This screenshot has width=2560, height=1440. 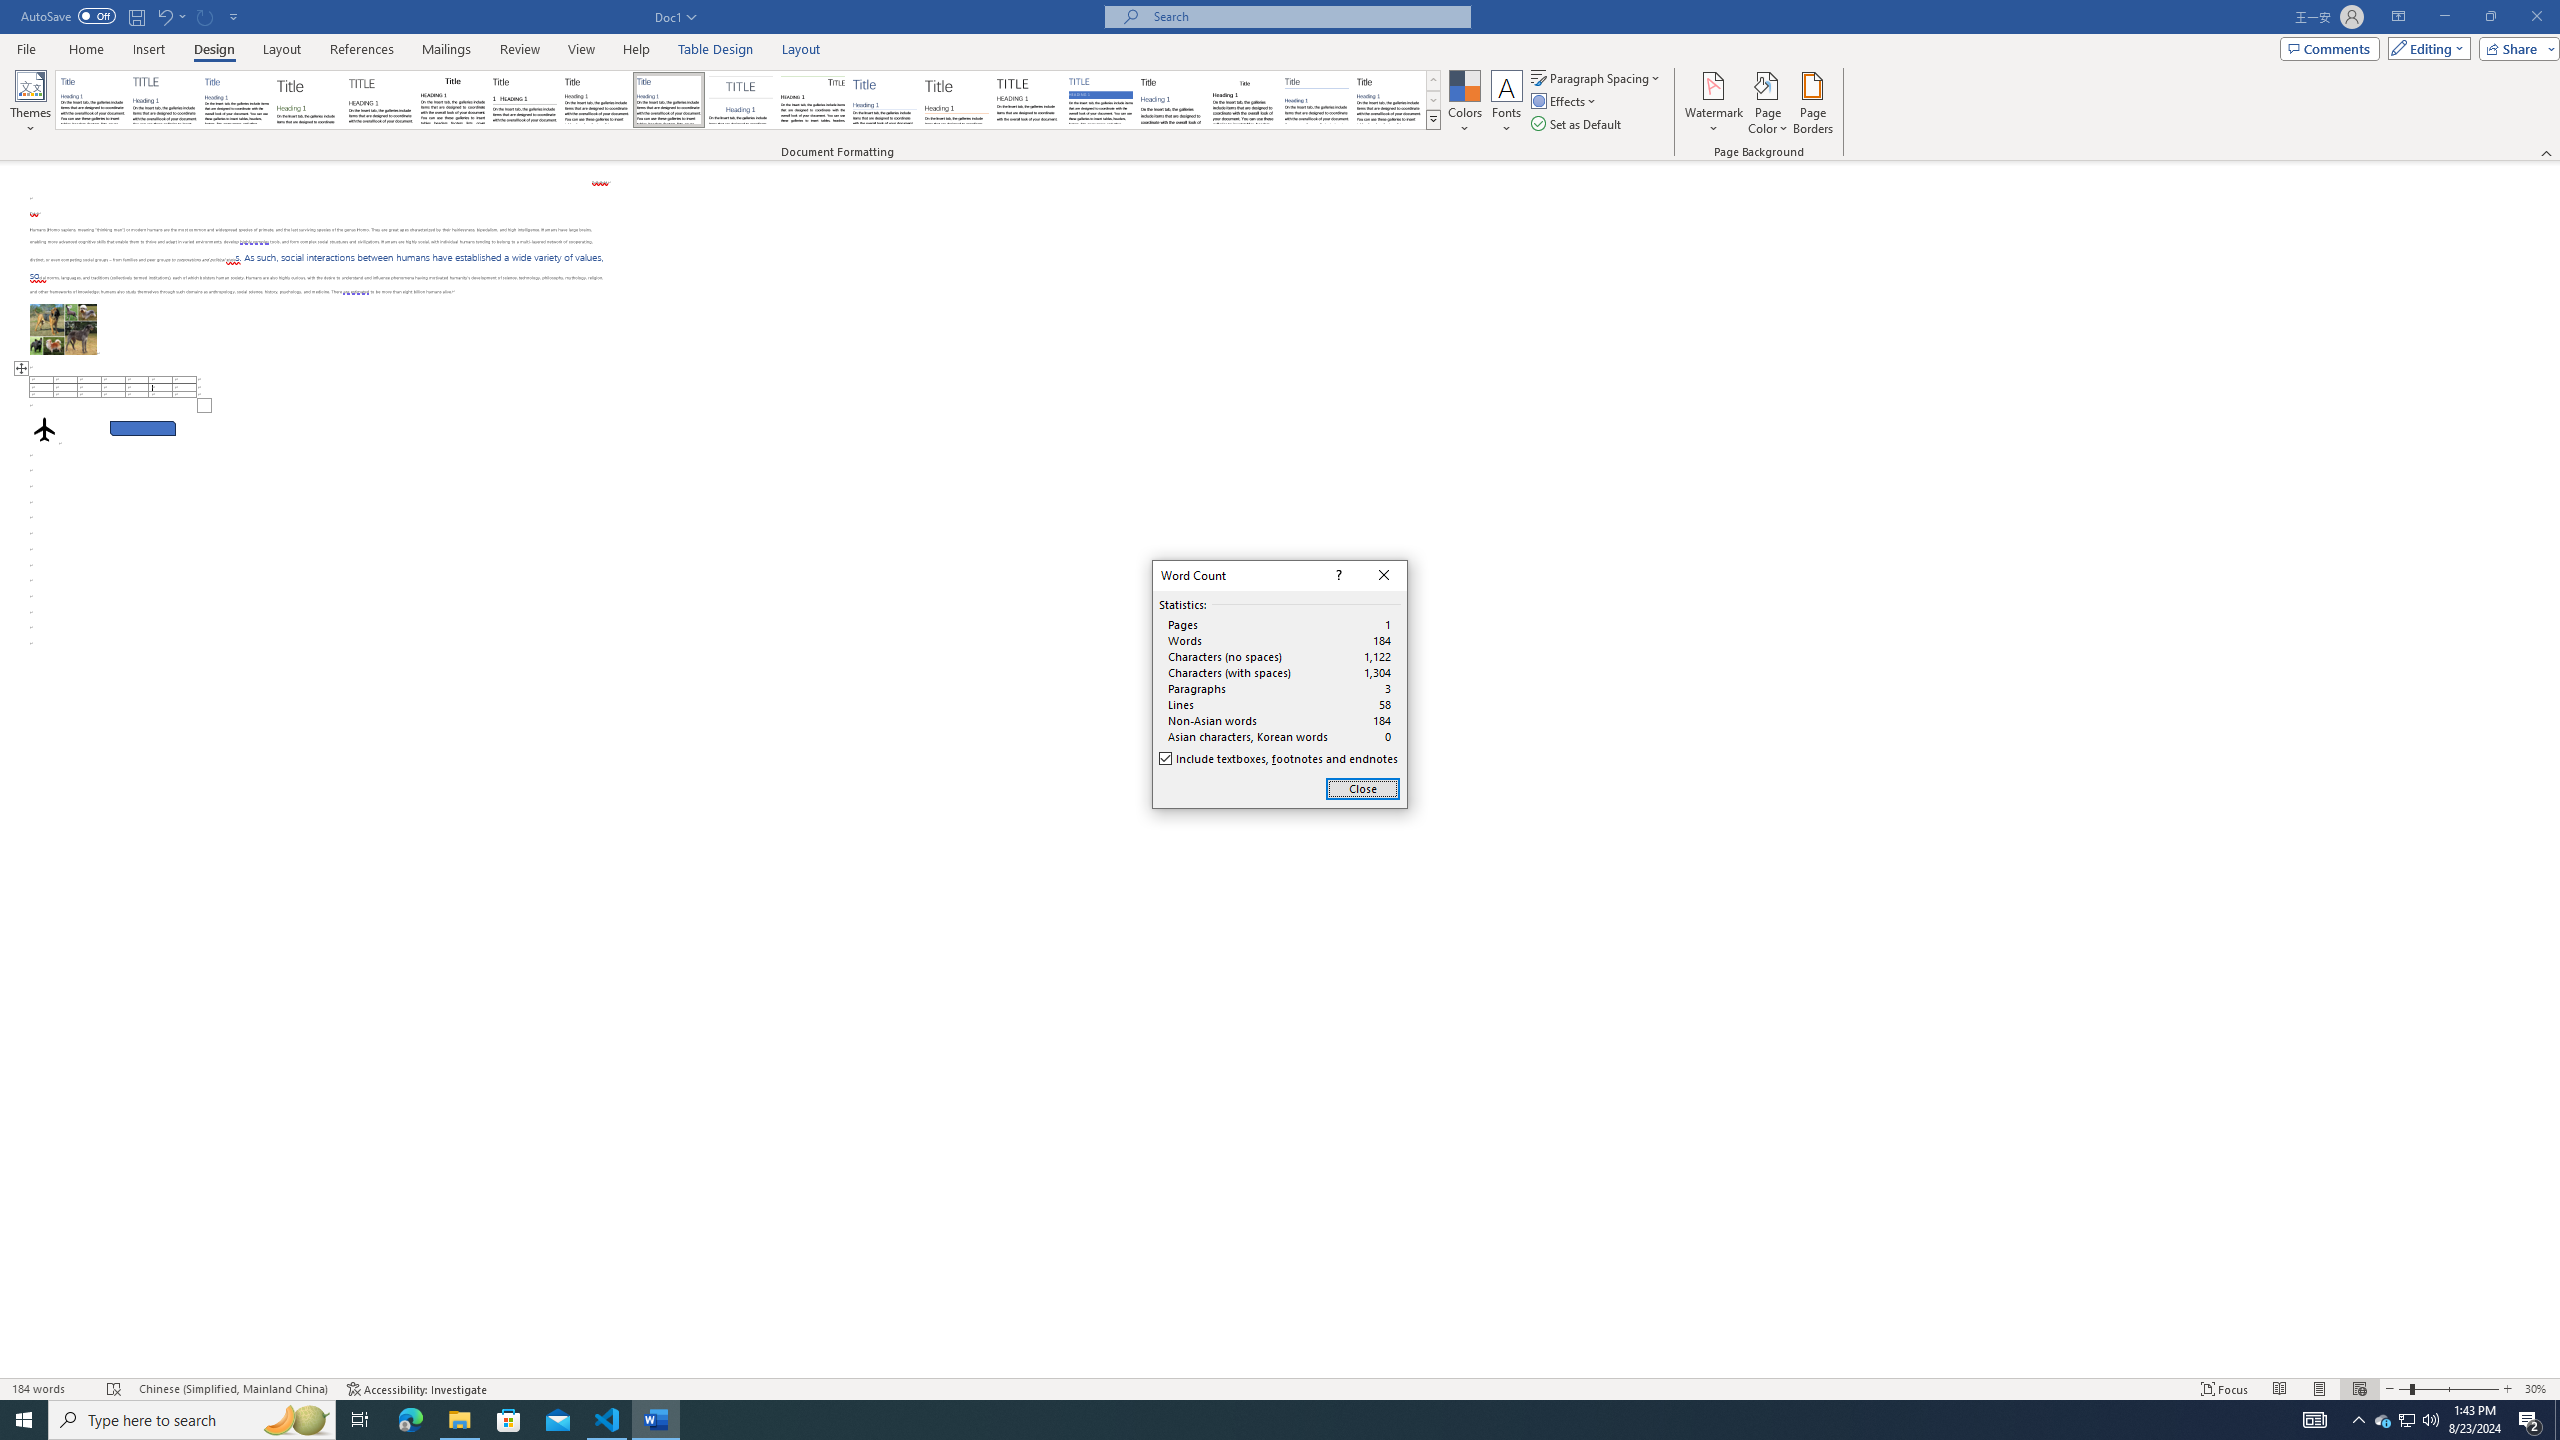 What do you see at coordinates (2507, 1389) in the screenshot?
I see `'Zoom In'` at bounding box center [2507, 1389].